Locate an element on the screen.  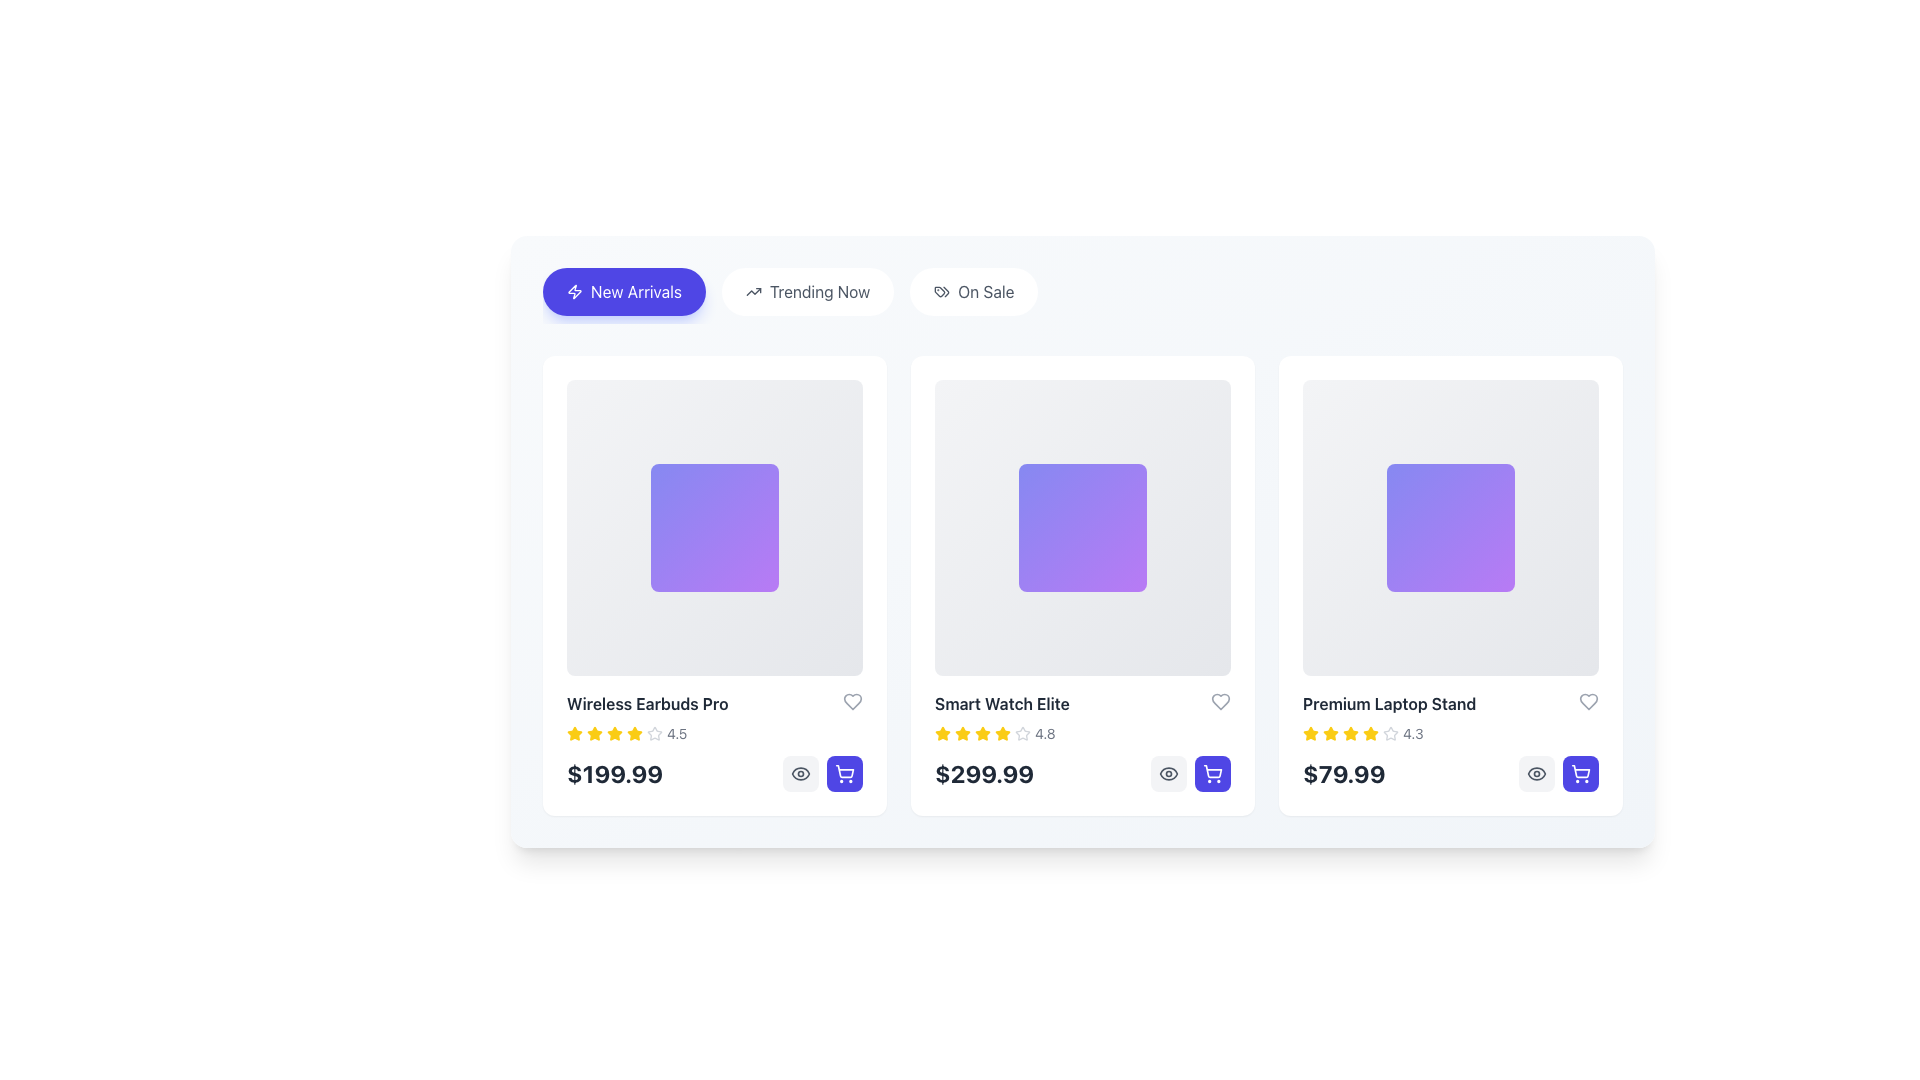
the 'On Sale' filter button, which is the third button in a horizontal group of three, located to the right of 'Trending Now' is located at coordinates (974, 292).